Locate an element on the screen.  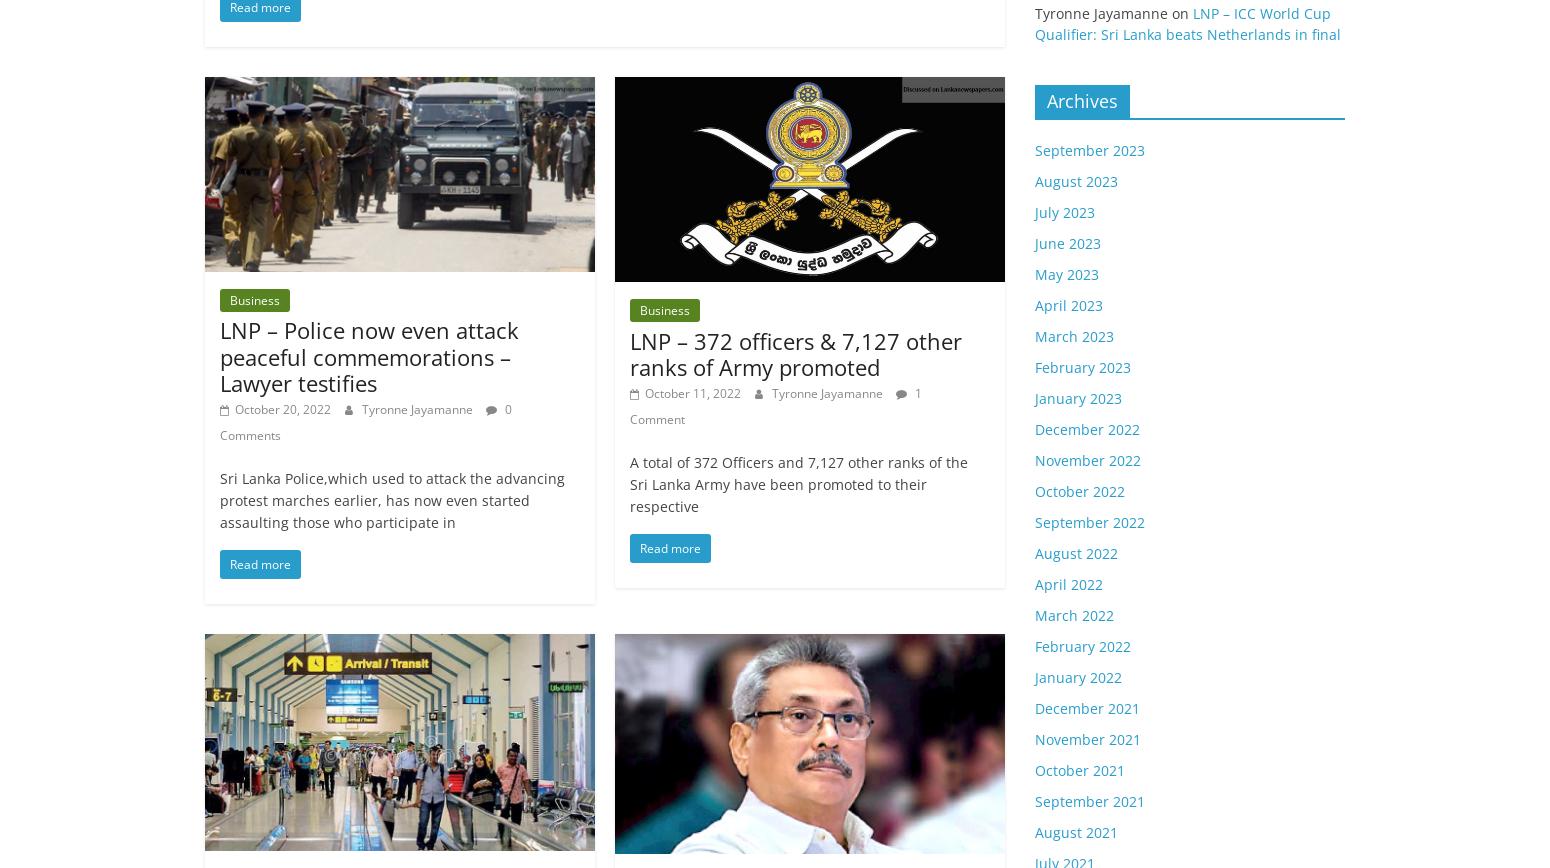
'July 2023' is located at coordinates (1034, 212).